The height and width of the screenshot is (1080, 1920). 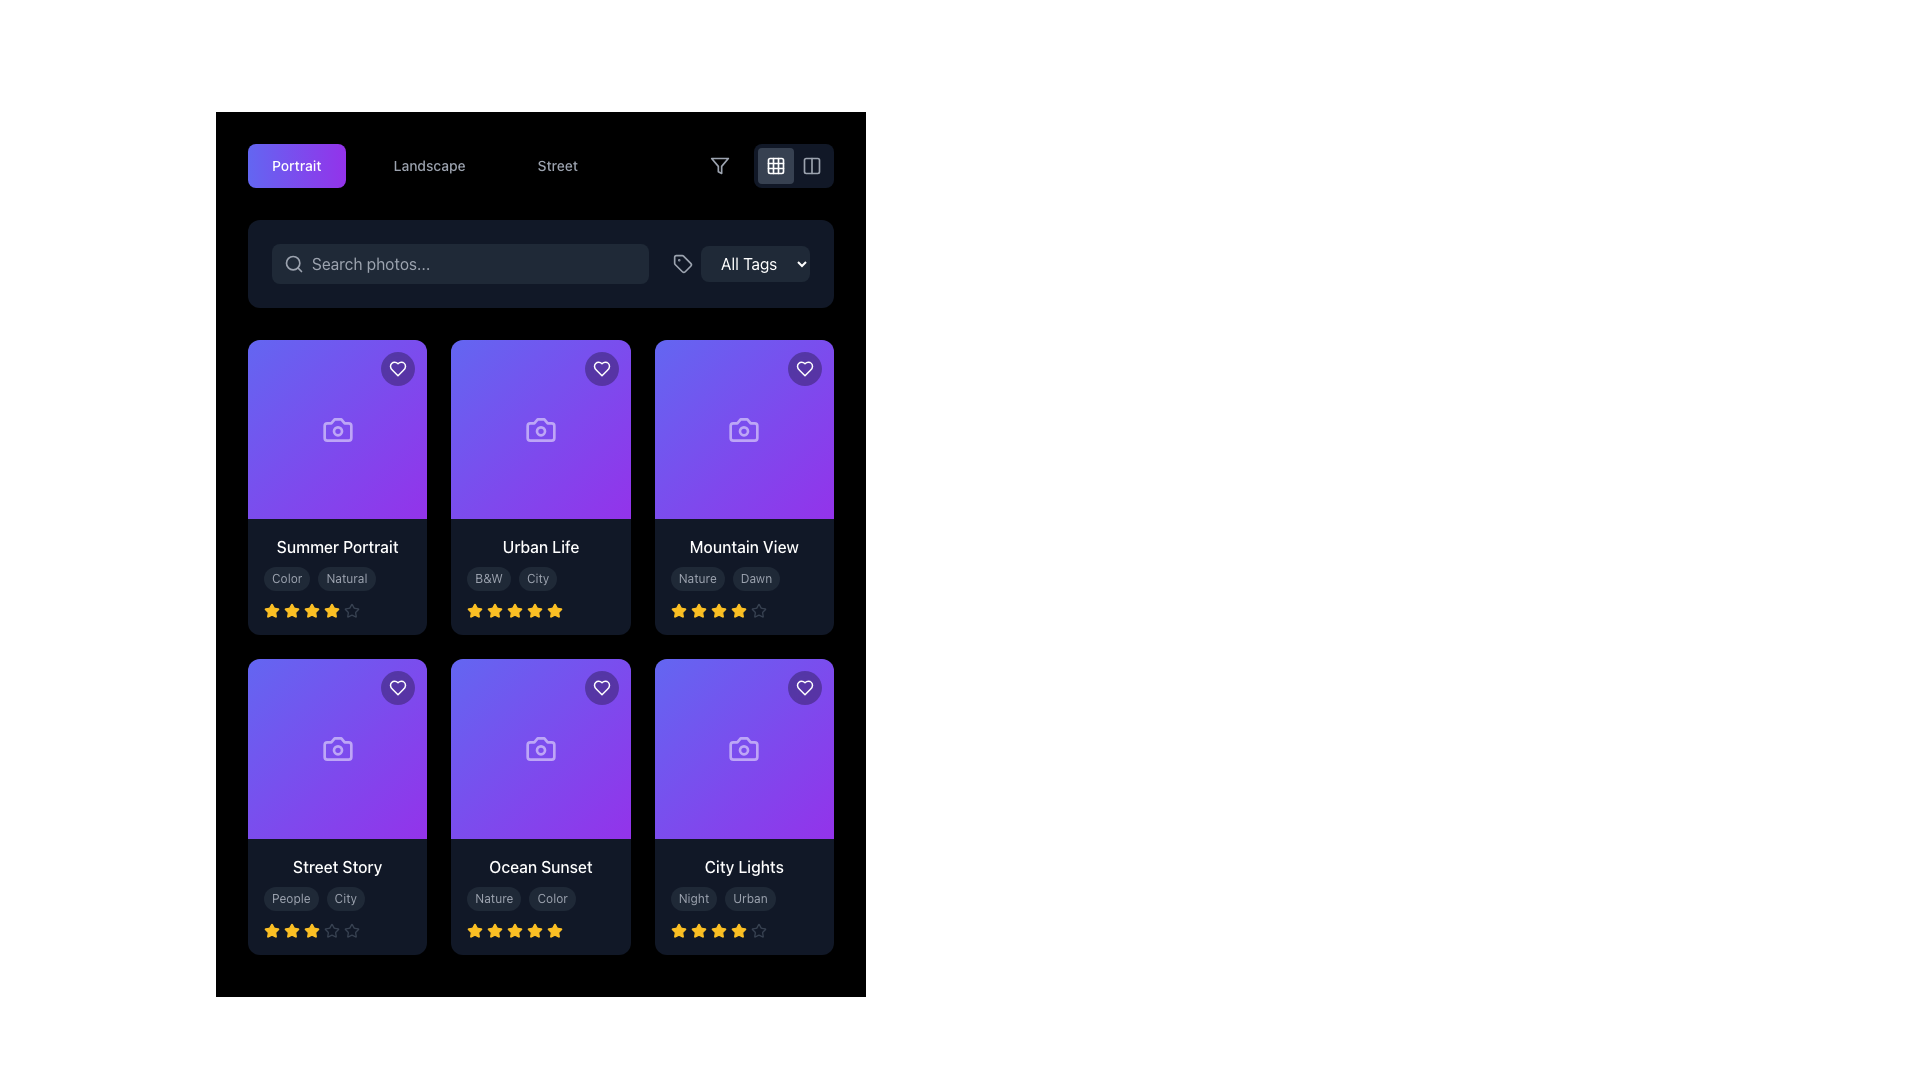 I want to click on the star icon in the rating section of the 'Ocean Sunset' card located in the second row, middle column of a 3x2 grid layout to modify the rating, so click(x=535, y=930).